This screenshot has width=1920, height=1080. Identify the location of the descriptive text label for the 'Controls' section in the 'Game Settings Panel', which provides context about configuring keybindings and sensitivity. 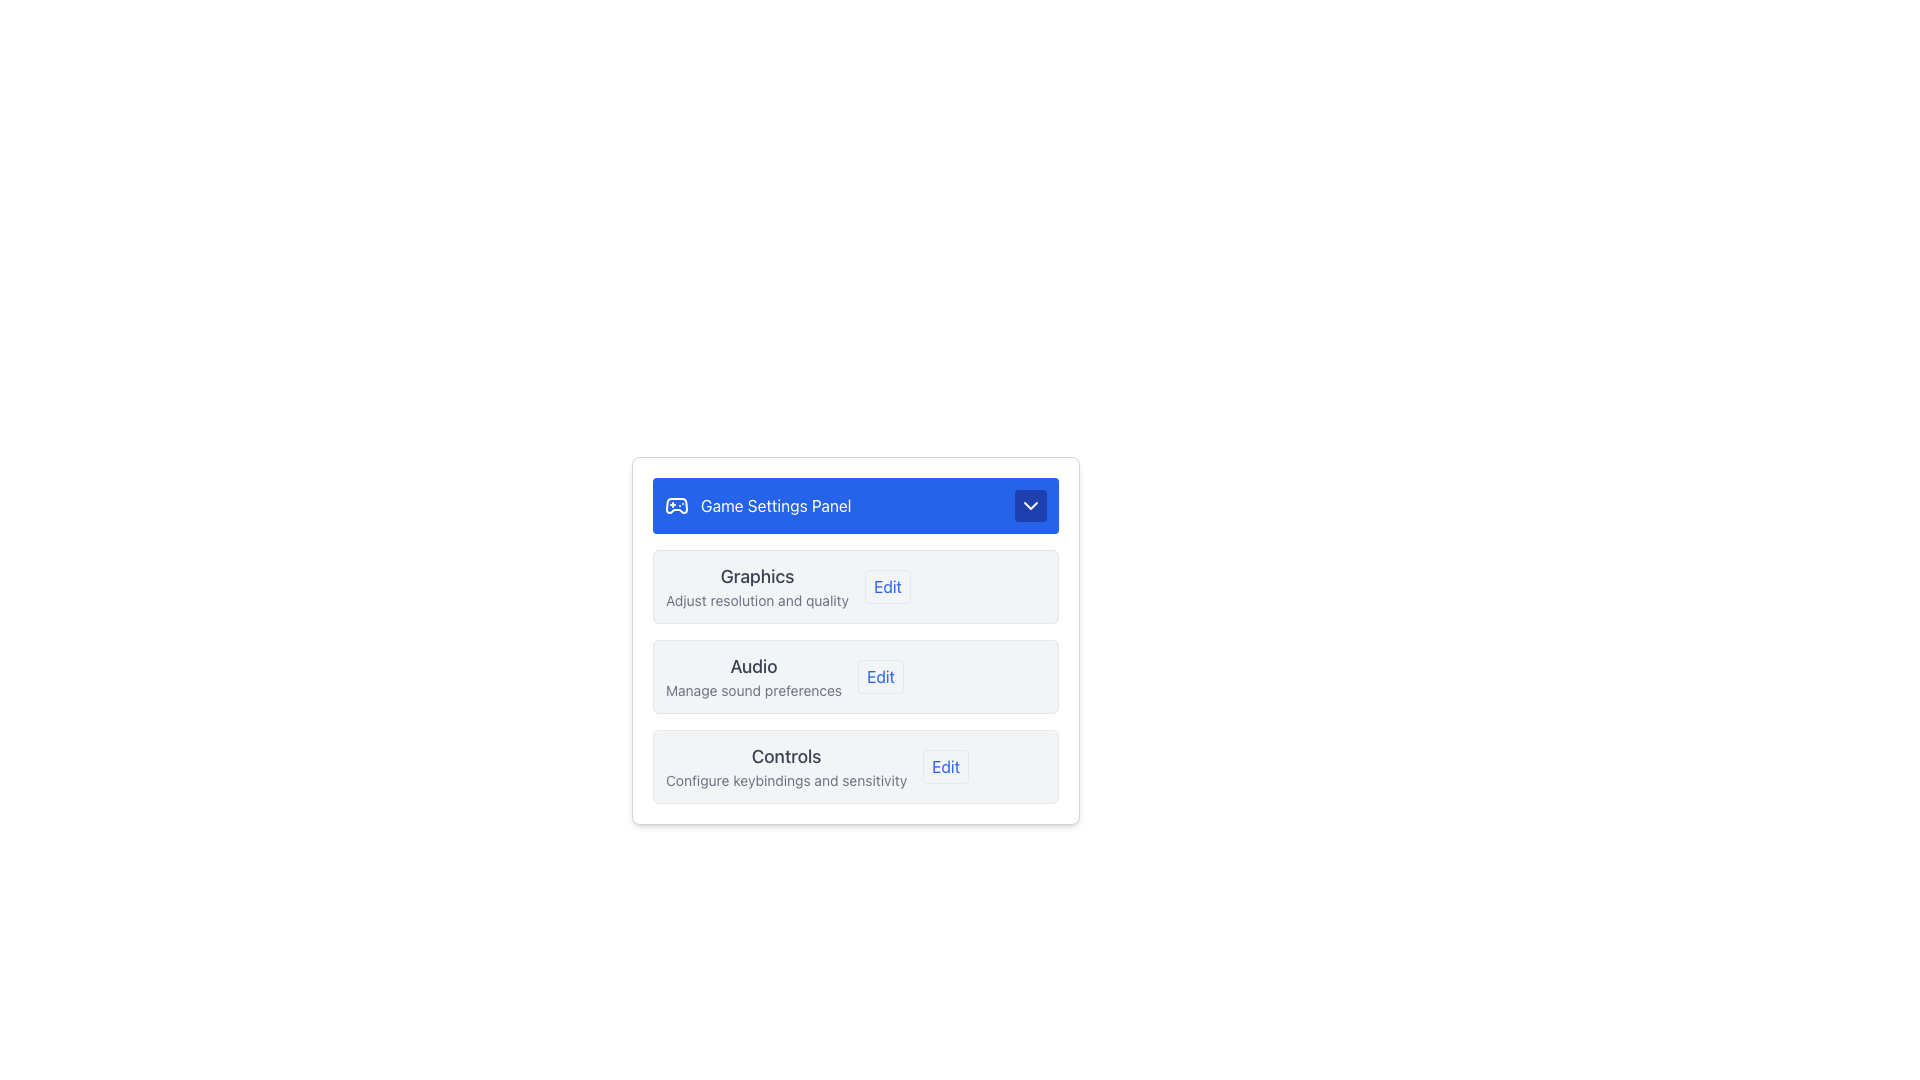
(785, 779).